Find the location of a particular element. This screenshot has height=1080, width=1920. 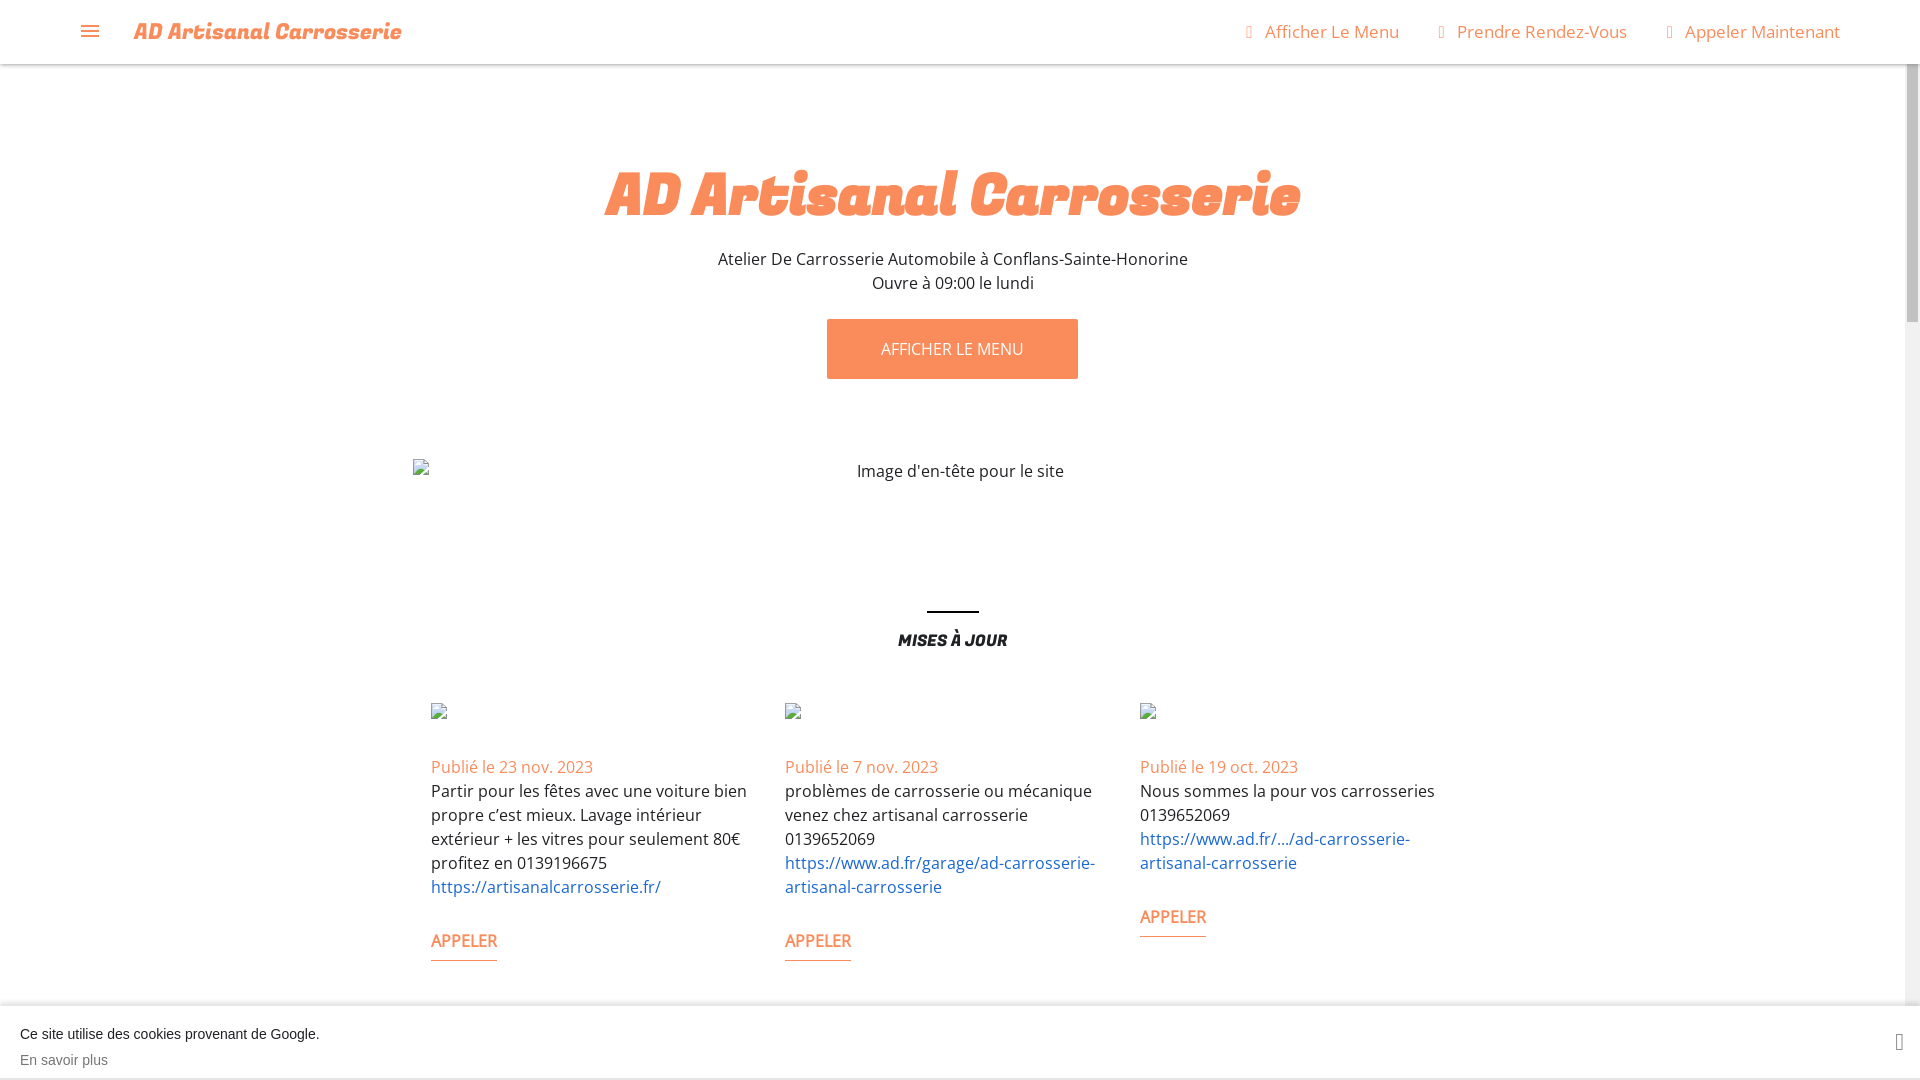

'AD Artisanal Carrosserie' is located at coordinates (267, 31).